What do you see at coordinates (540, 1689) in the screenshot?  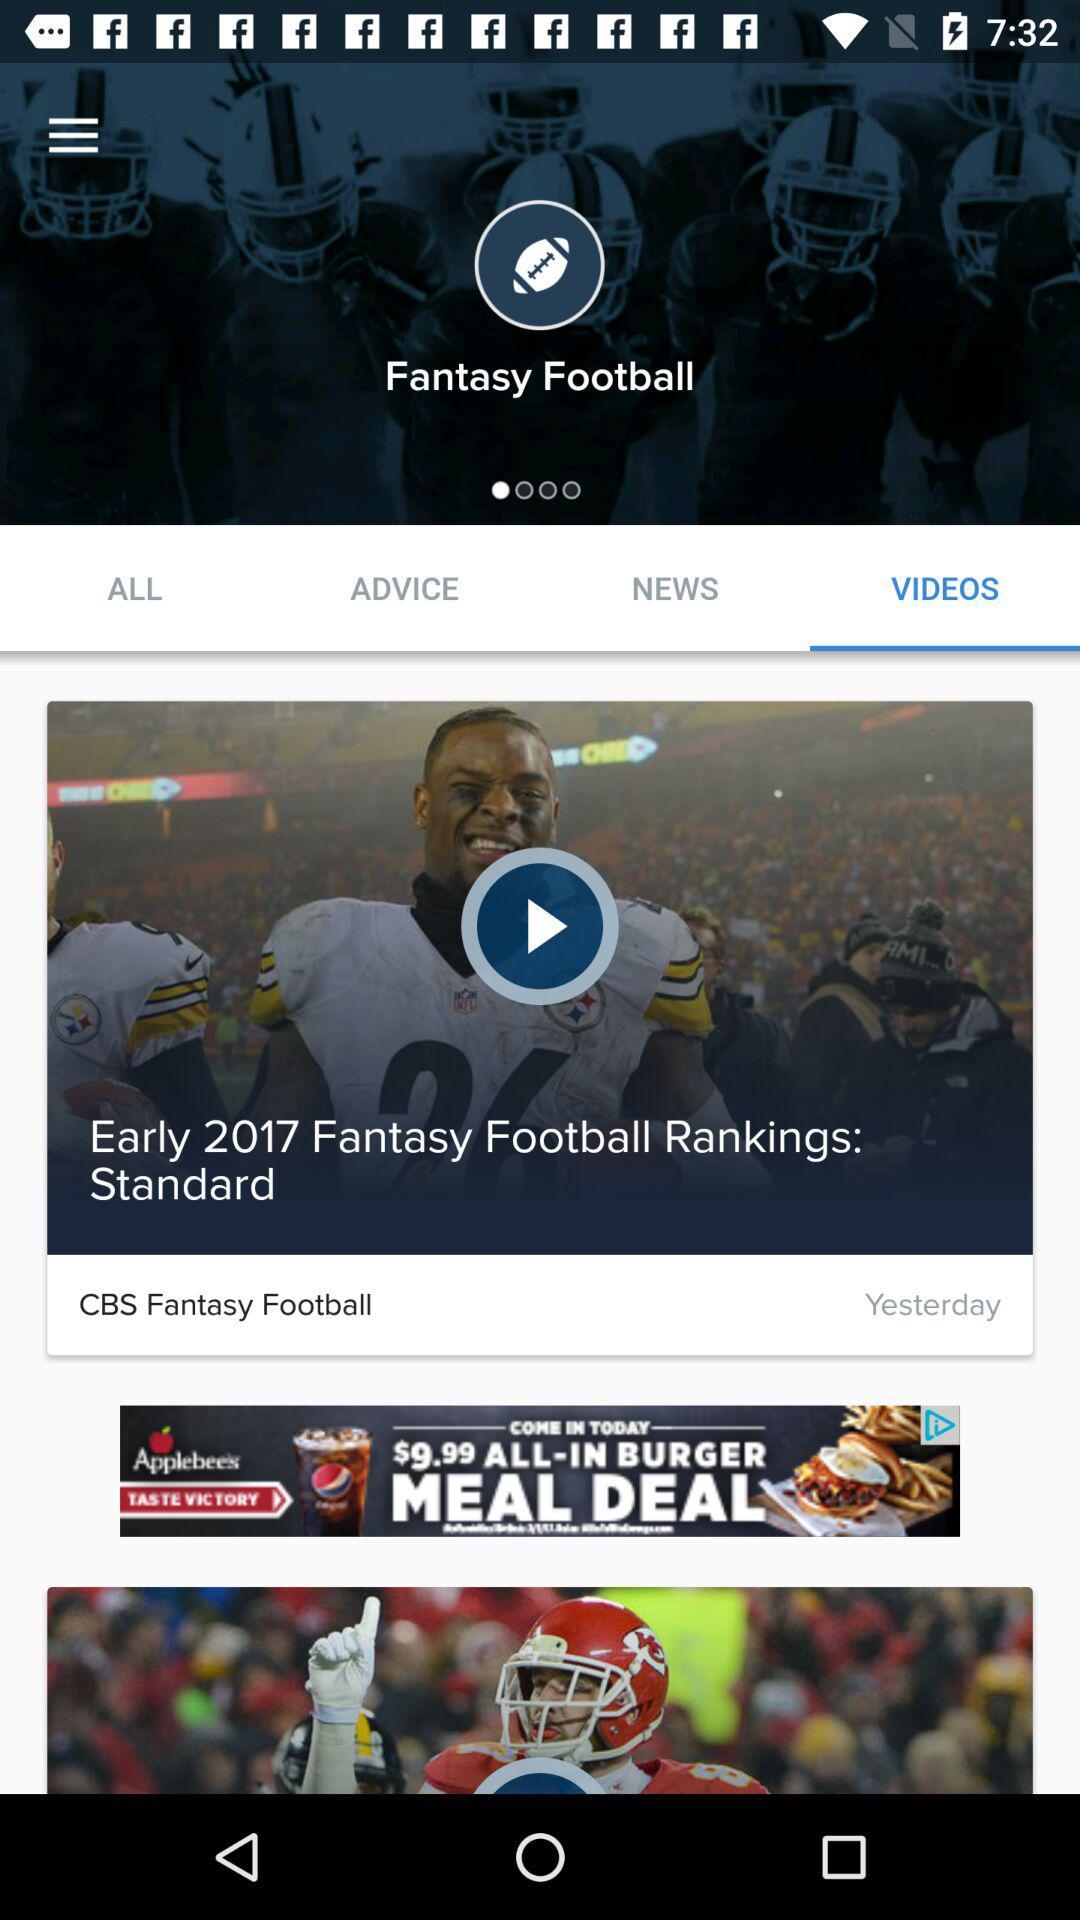 I see `the bottom middle image` at bounding box center [540, 1689].